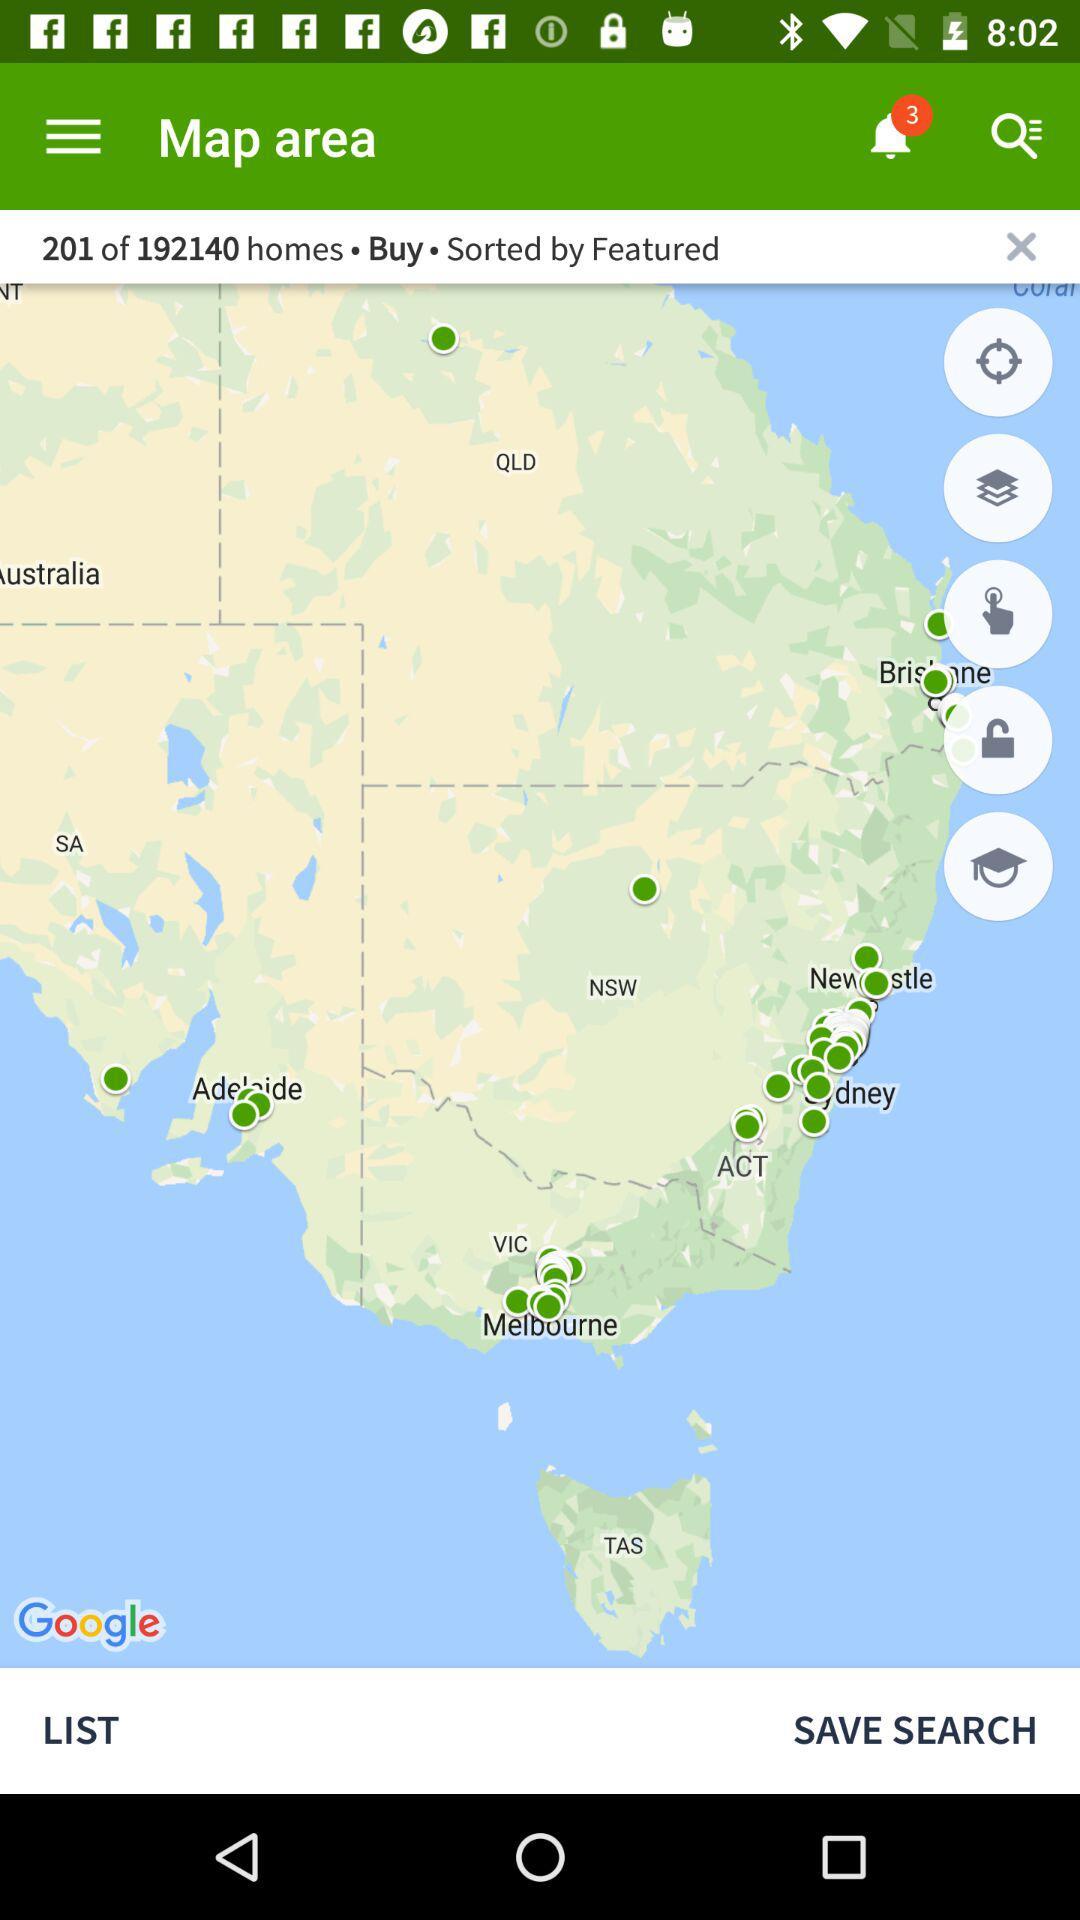 This screenshot has width=1080, height=1920. Describe the element at coordinates (1021, 245) in the screenshot. I see `the current map area` at that location.